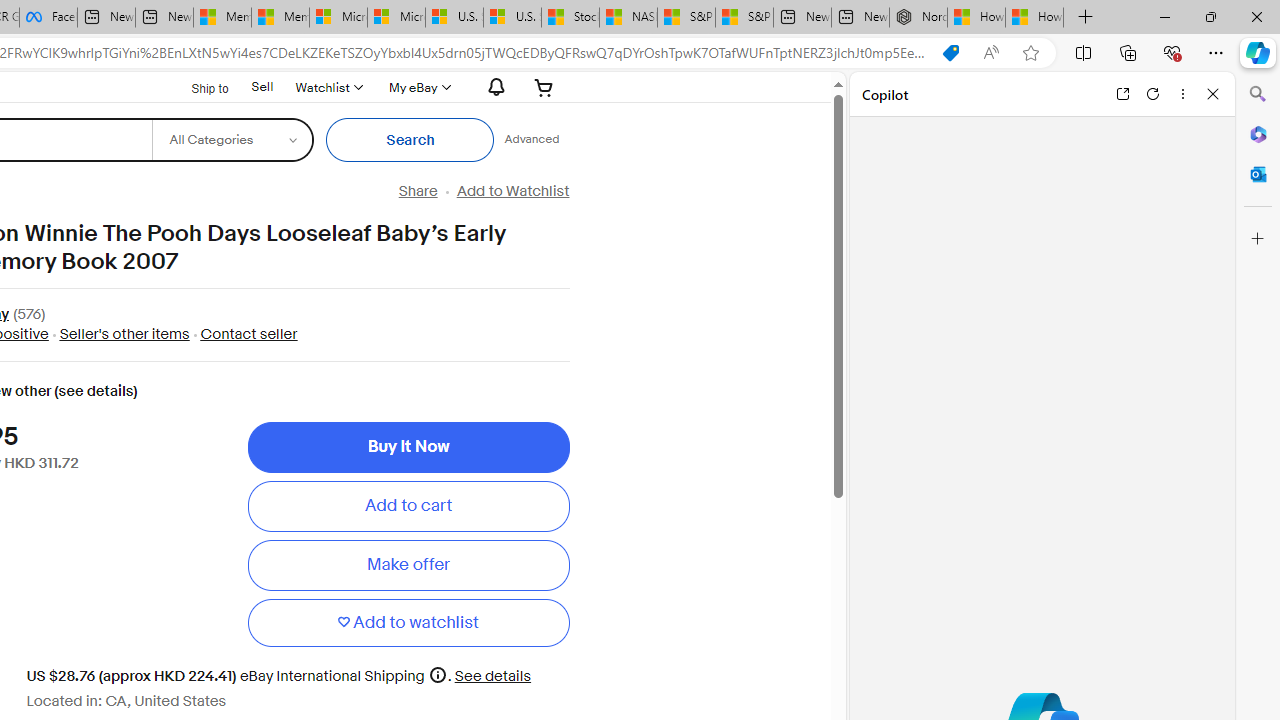 The image size is (1280, 720). I want to click on '  Seller', so click(118, 333).